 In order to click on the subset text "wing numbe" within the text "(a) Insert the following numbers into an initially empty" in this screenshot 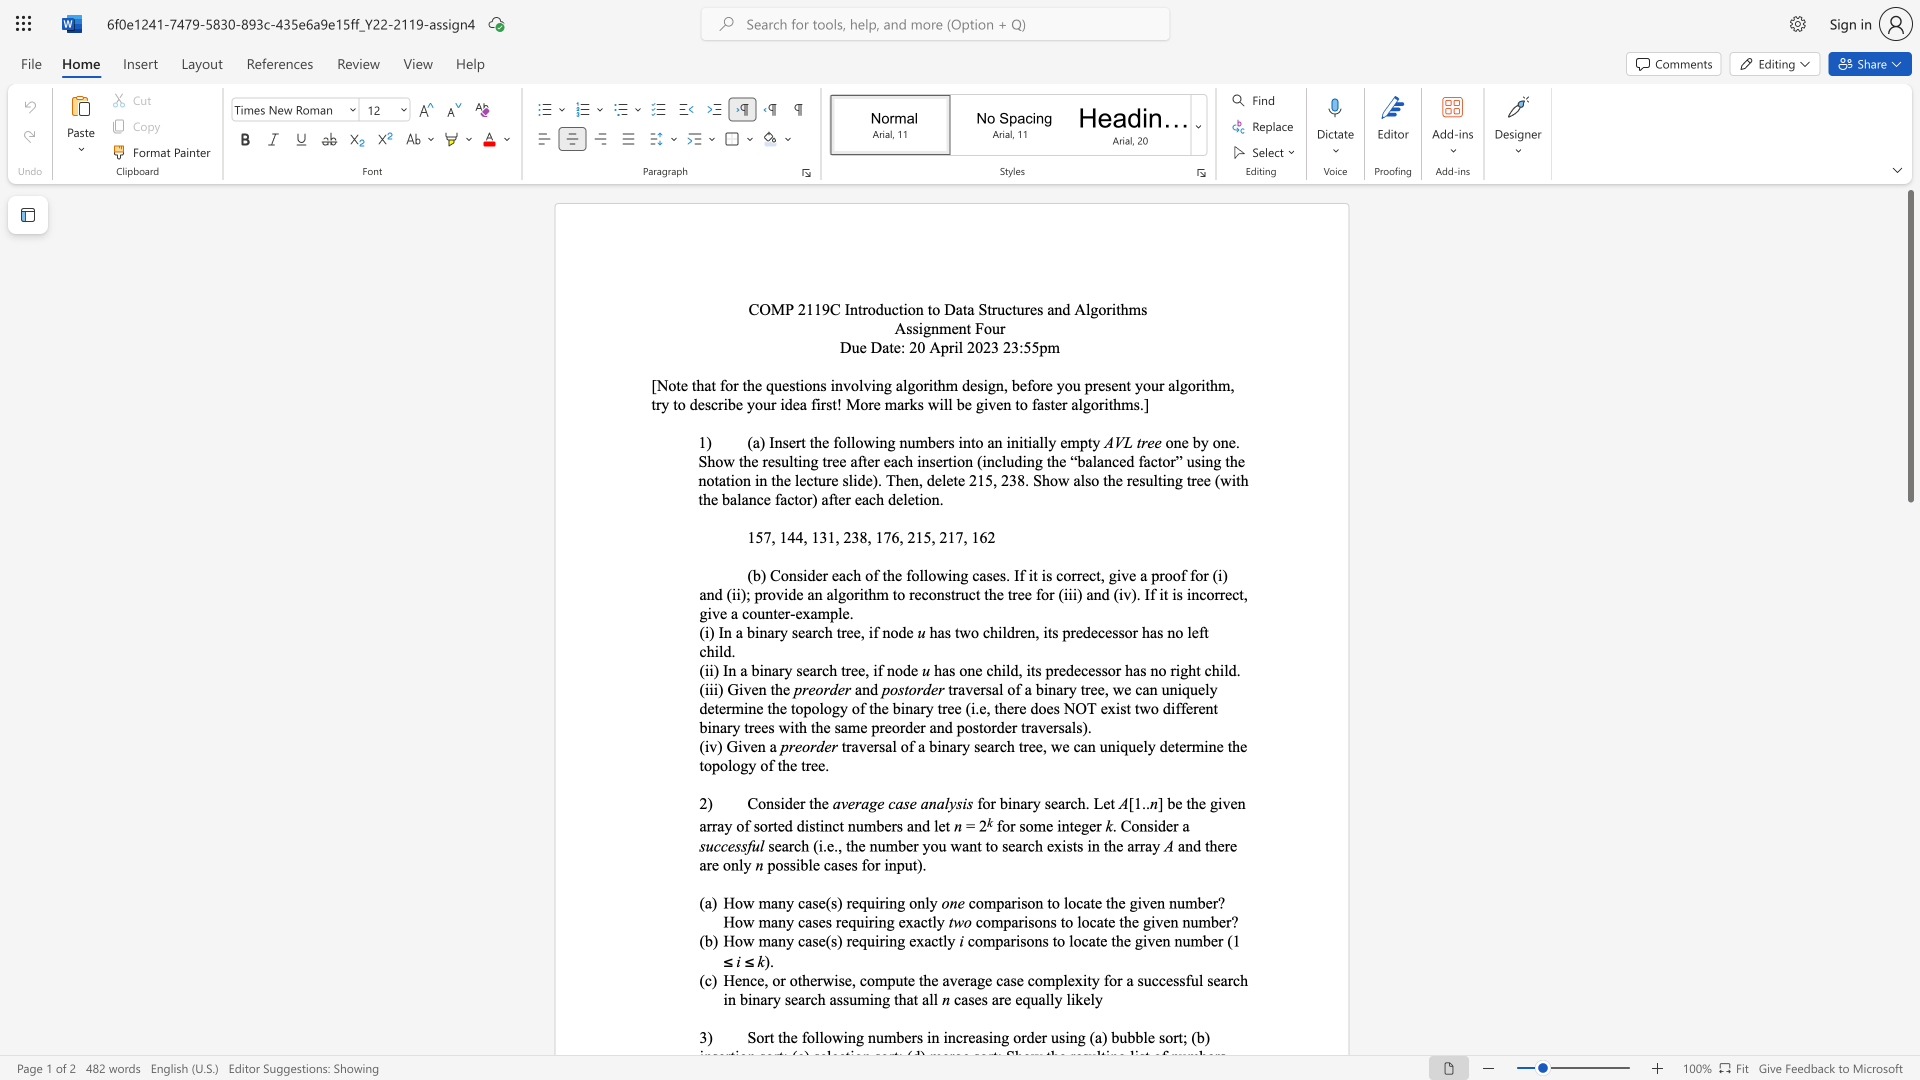, I will do `click(863, 441)`.